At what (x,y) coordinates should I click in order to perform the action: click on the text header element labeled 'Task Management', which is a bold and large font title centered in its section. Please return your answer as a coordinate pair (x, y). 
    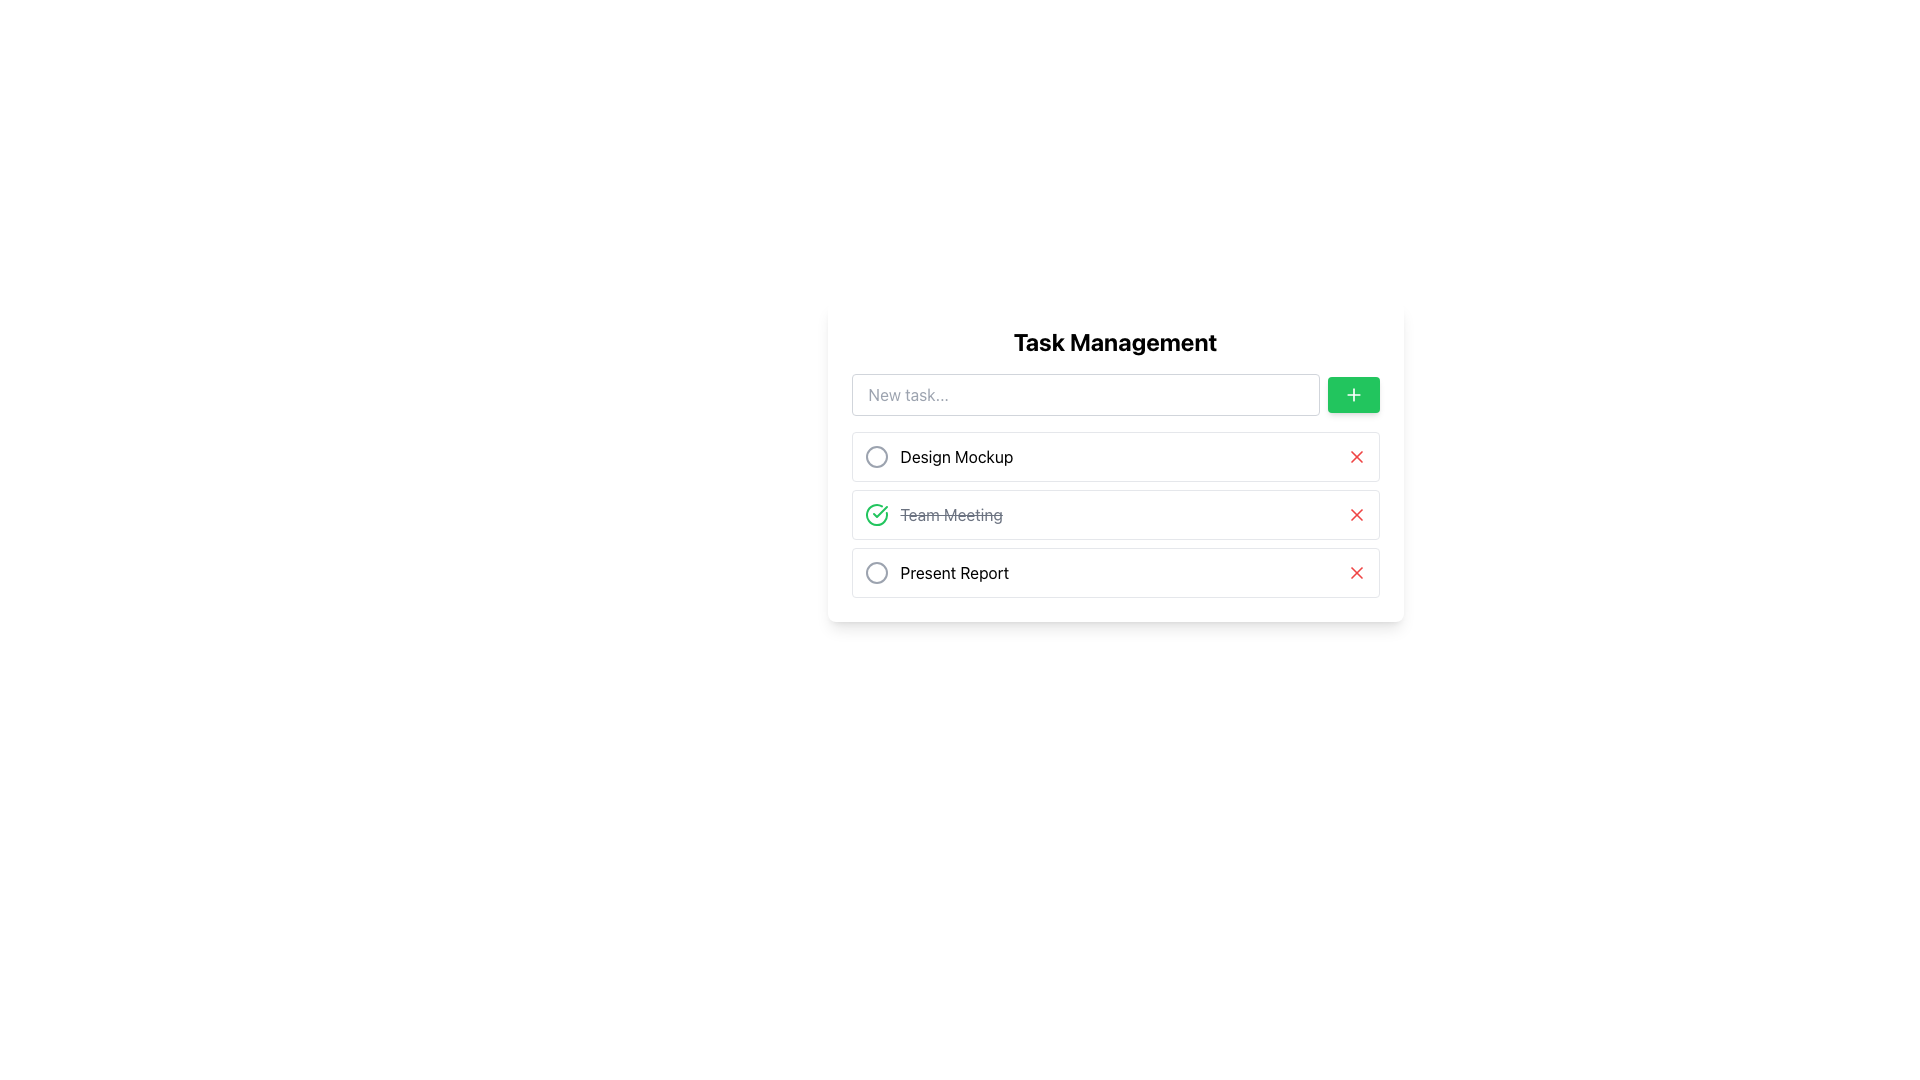
    Looking at the image, I should click on (1114, 341).